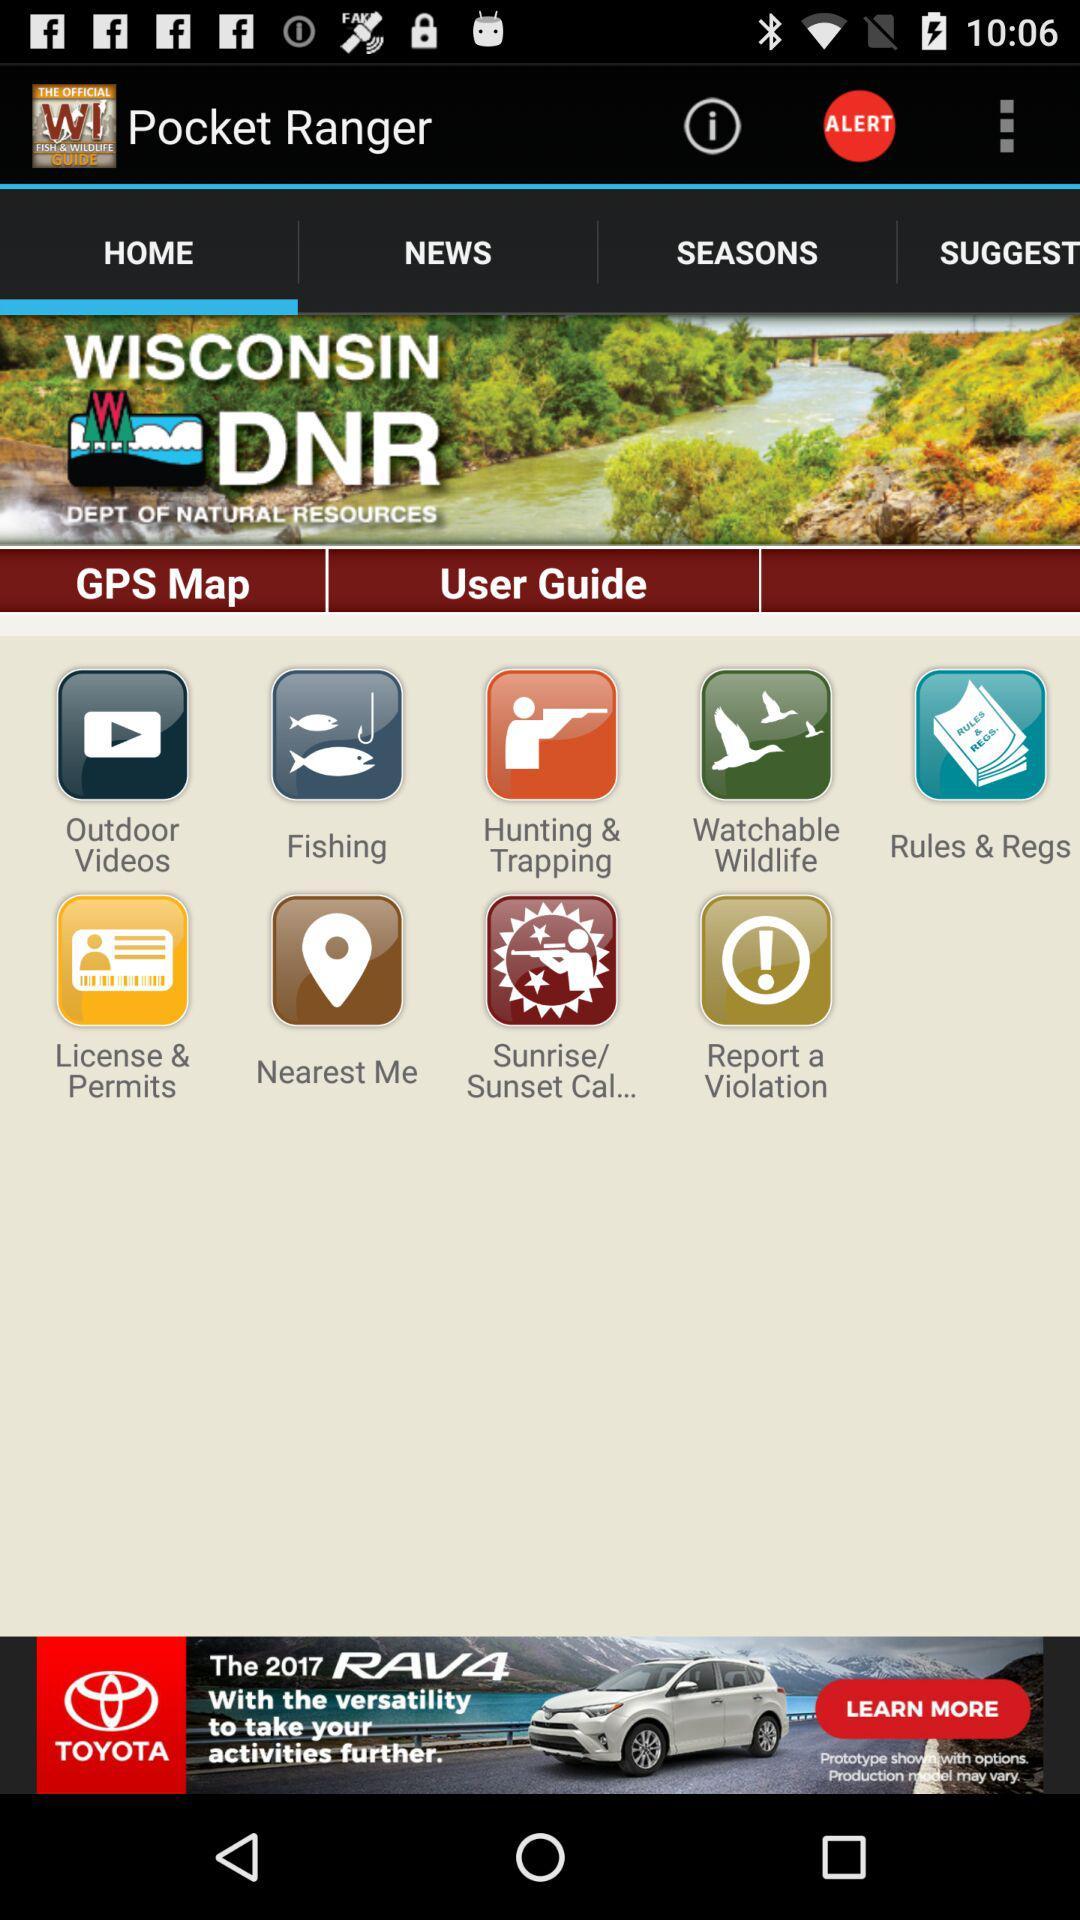 The height and width of the screenshot is (1920, 1080). Describe the element at coordinates (540, 474) in the screenshot. I see `bring up the gps map` at that location.